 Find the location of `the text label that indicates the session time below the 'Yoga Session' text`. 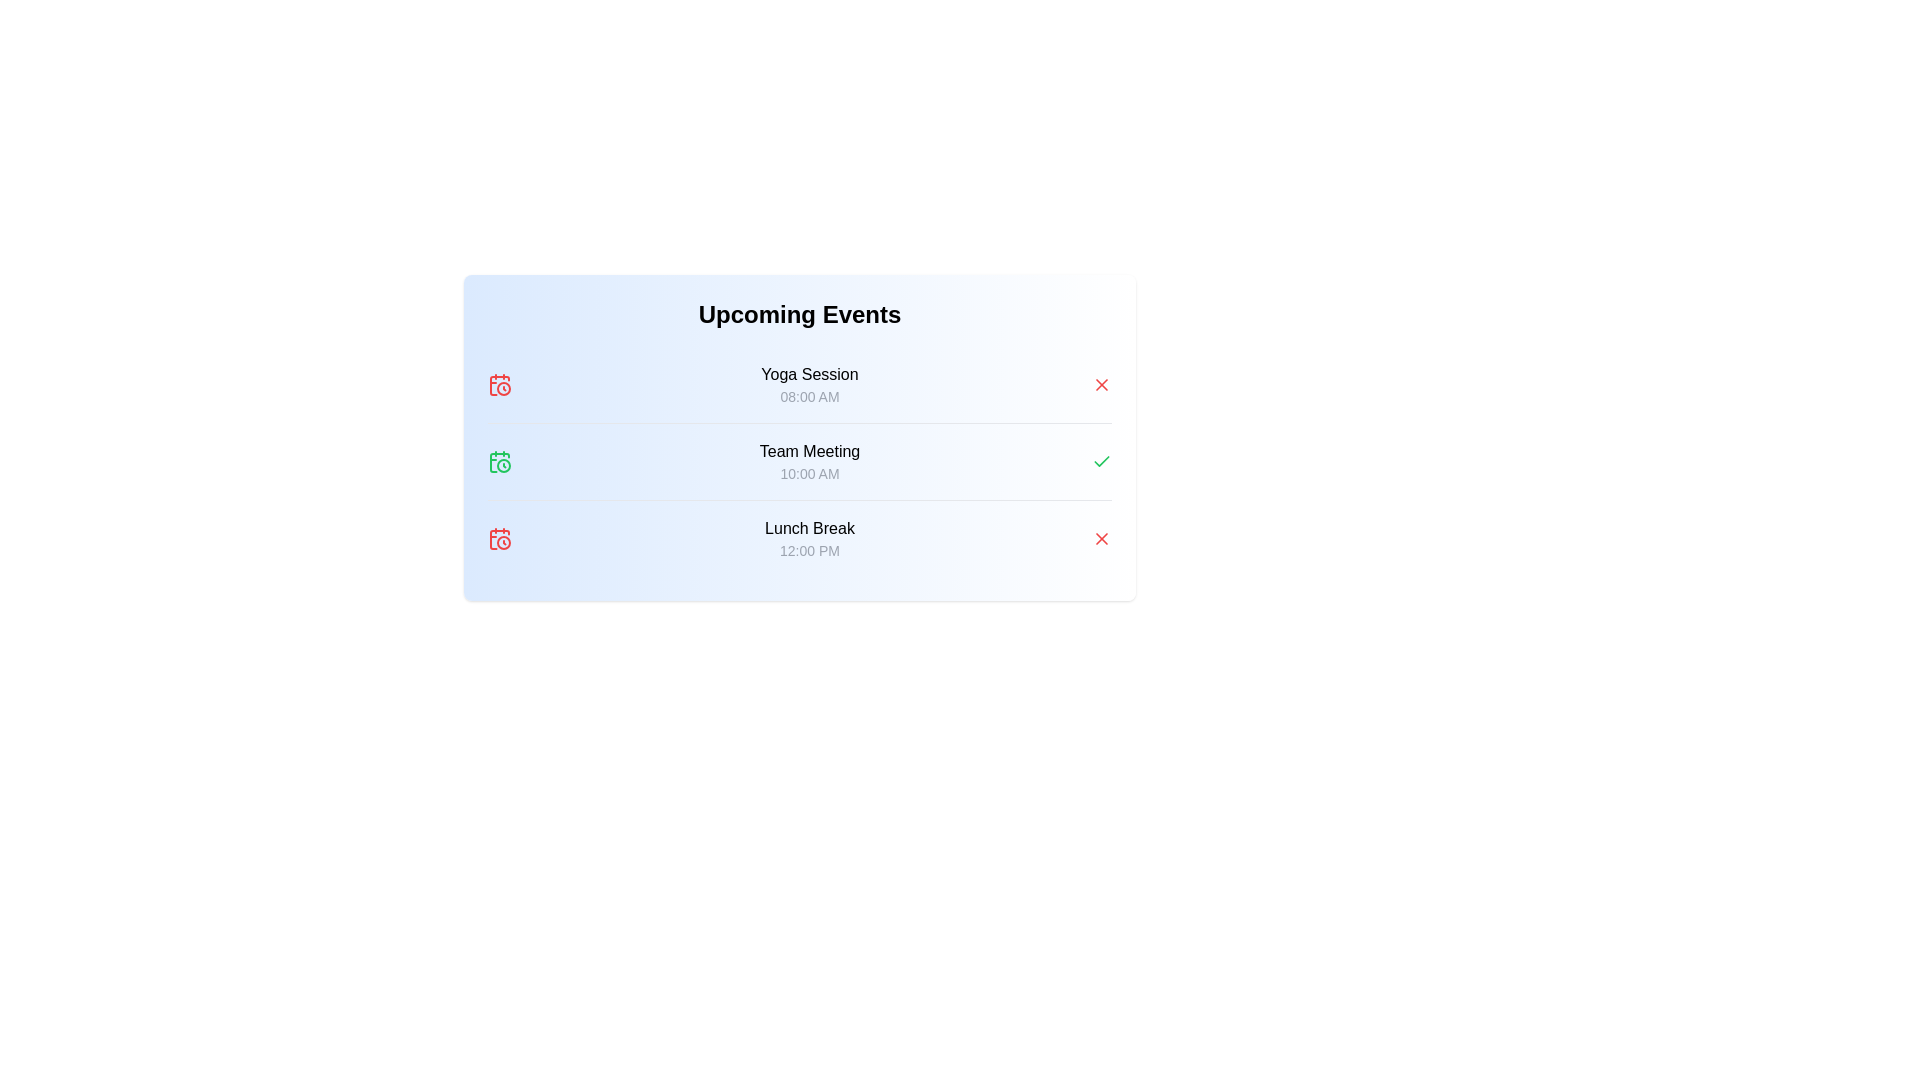

the text label that indicates the session time below the 'Yoga Session' text is located at coordinates (810, 397).